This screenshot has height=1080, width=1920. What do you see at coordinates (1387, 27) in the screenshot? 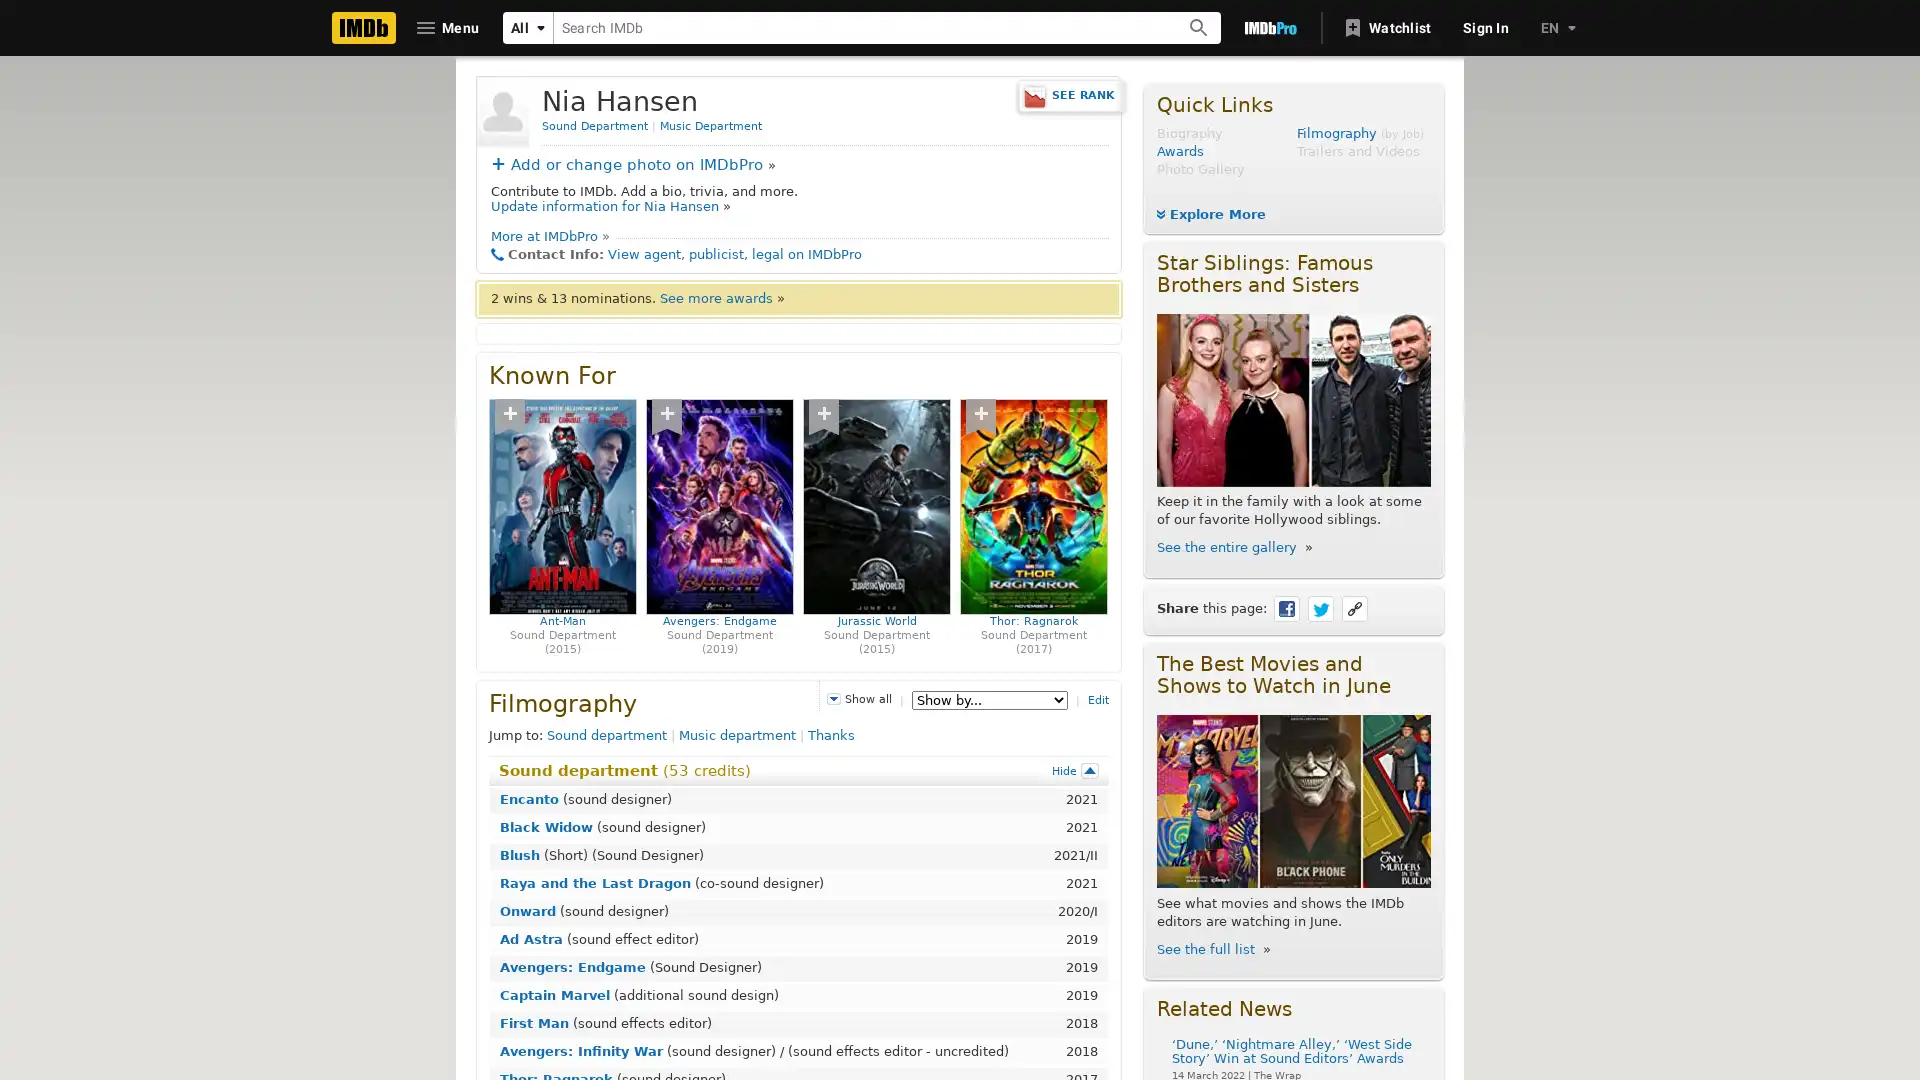
I see `Watchlist` at bounding box center [1387, 27].